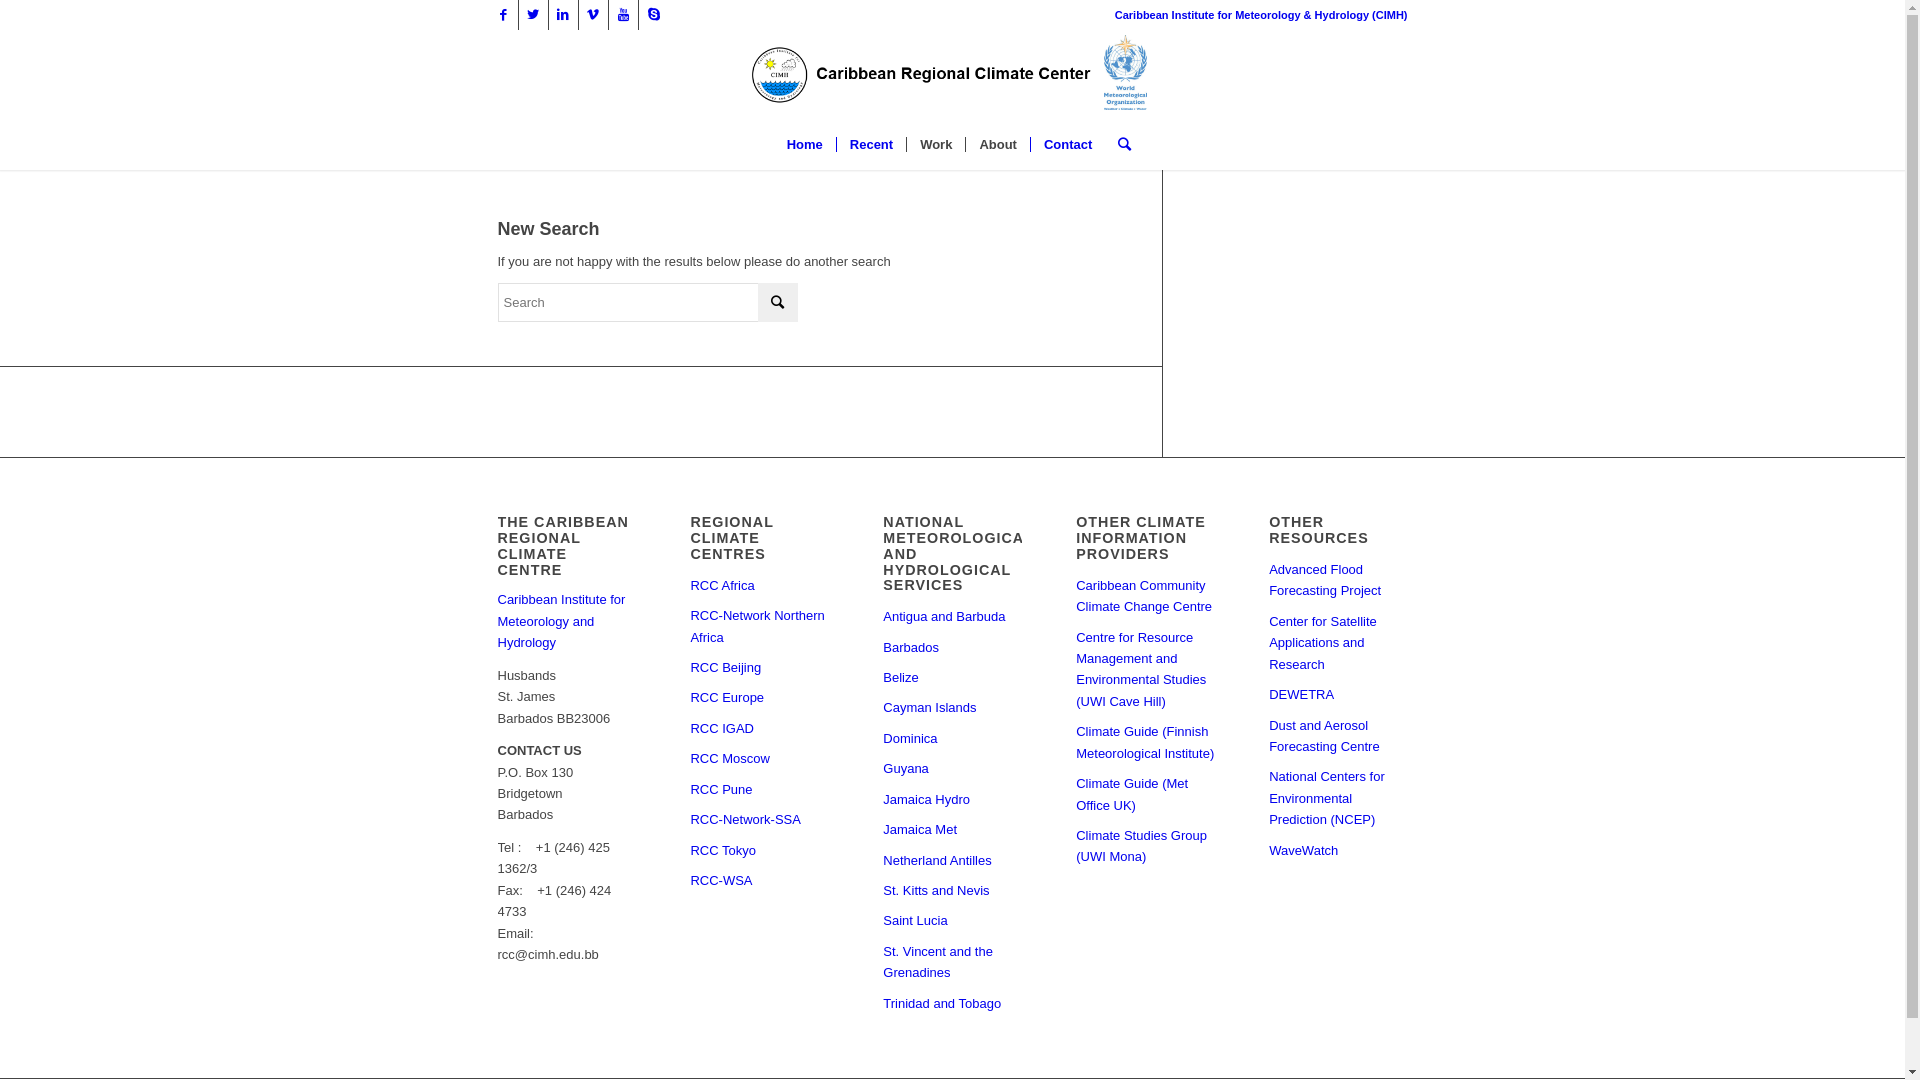  What do you see at coordinates (757, 759) in the screenshot?
I see `'RCC Moscow'` at bounding box center [757, 759].